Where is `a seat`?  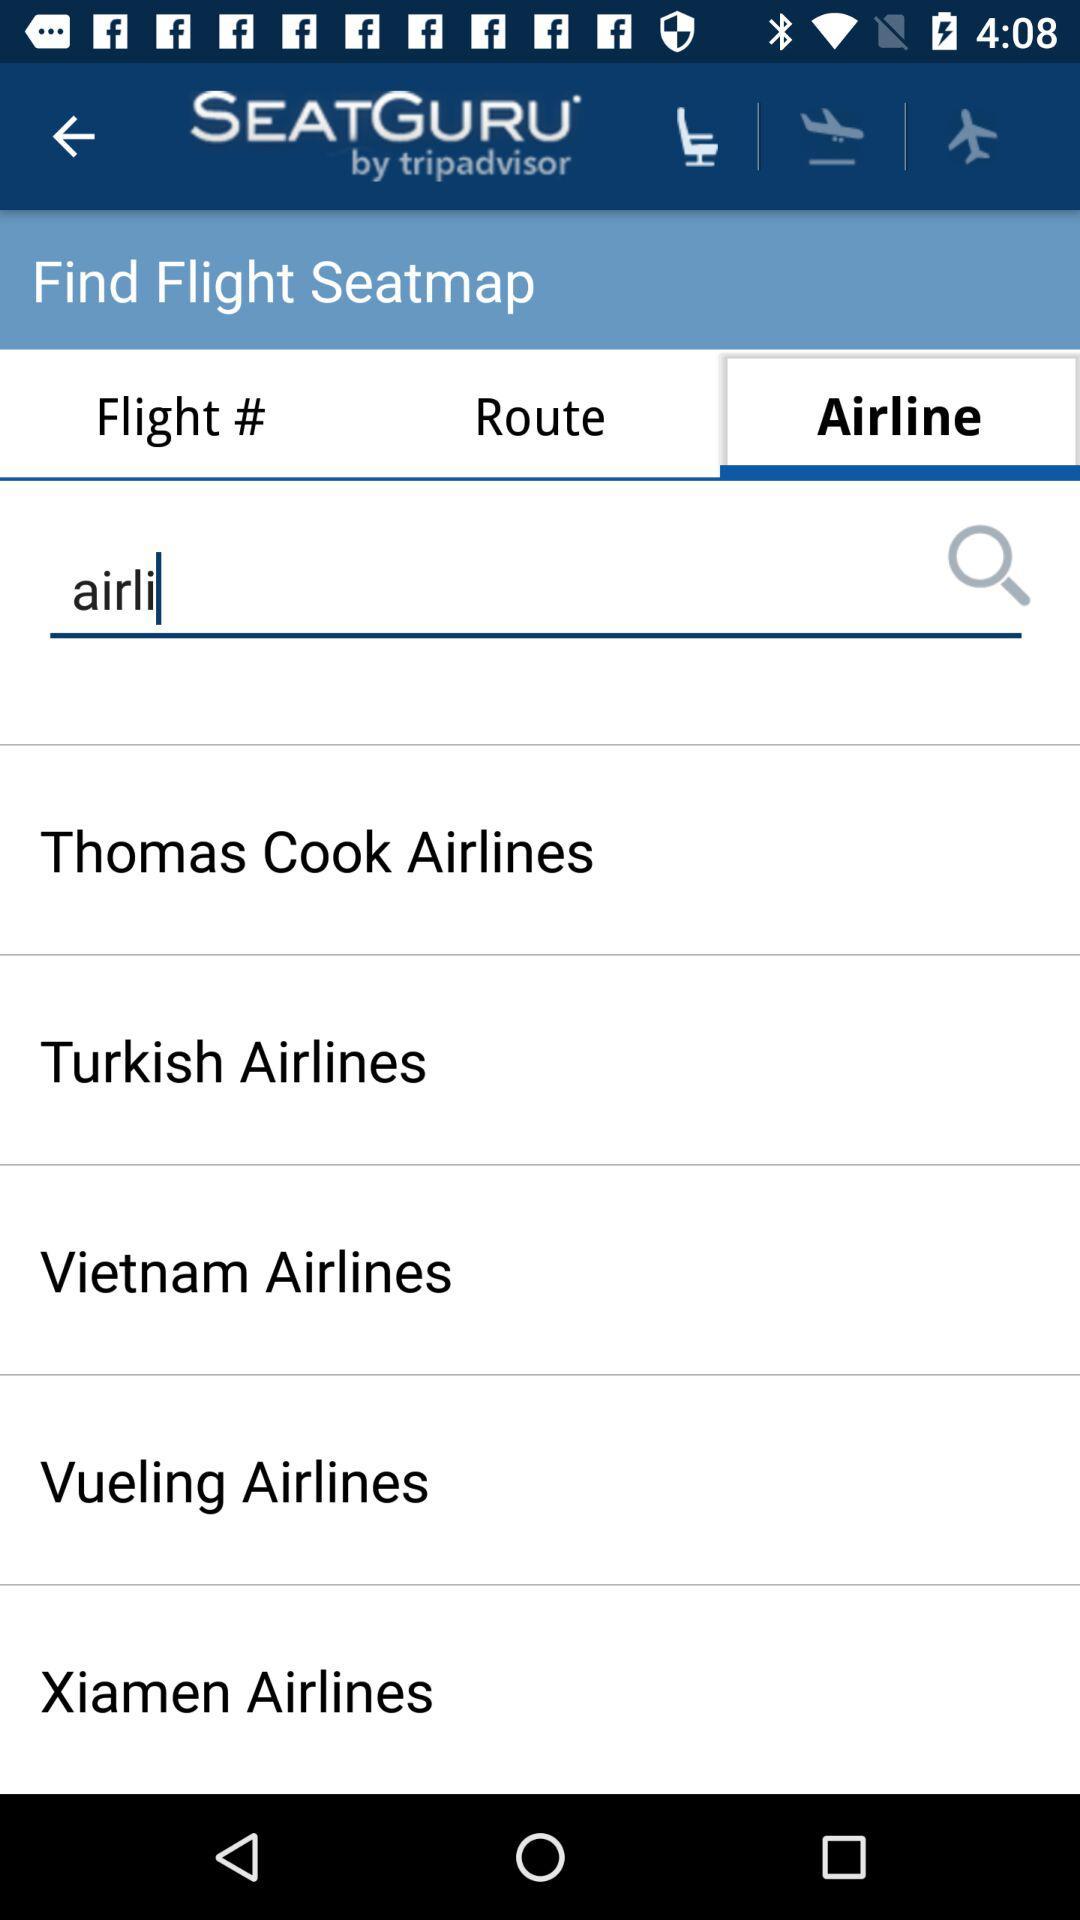 a seat is located at coordinates (696, 135).